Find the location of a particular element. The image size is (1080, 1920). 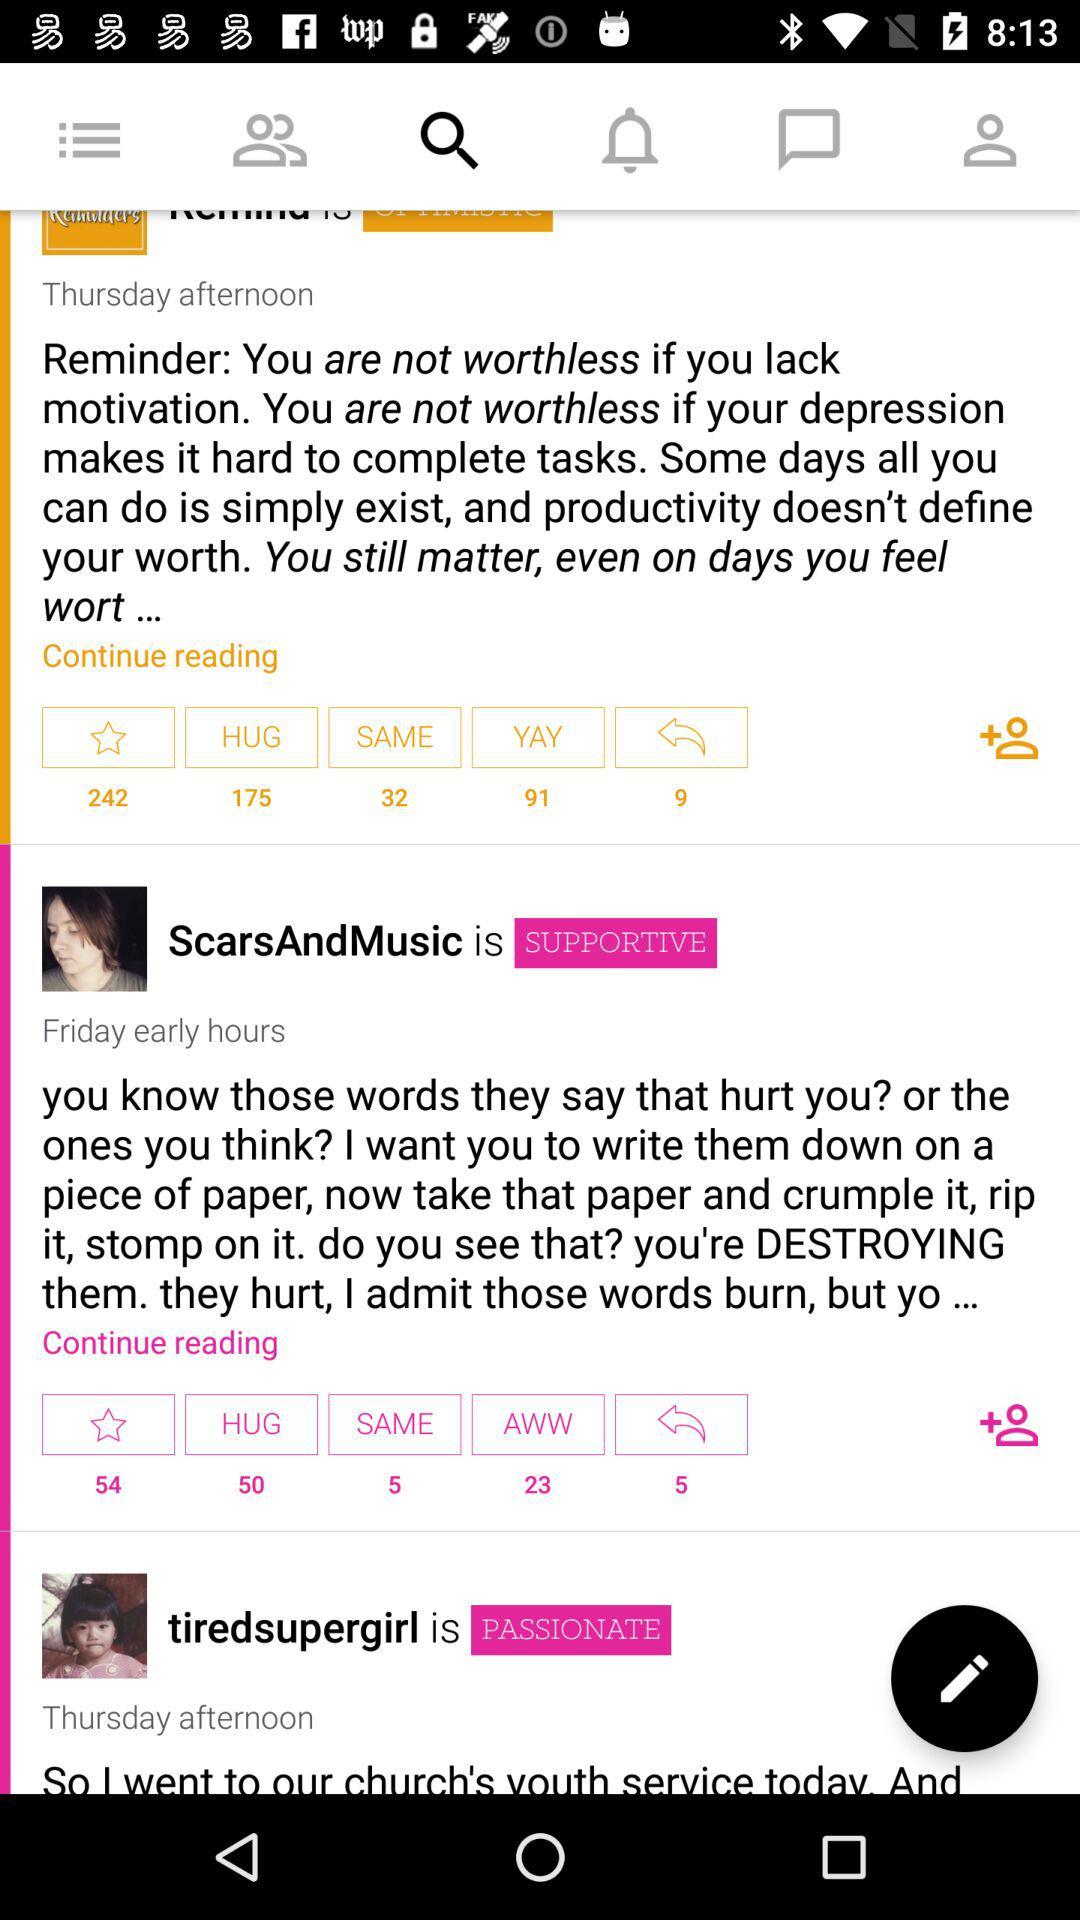

the app below the yay icon is located at coordinates (680, 805).